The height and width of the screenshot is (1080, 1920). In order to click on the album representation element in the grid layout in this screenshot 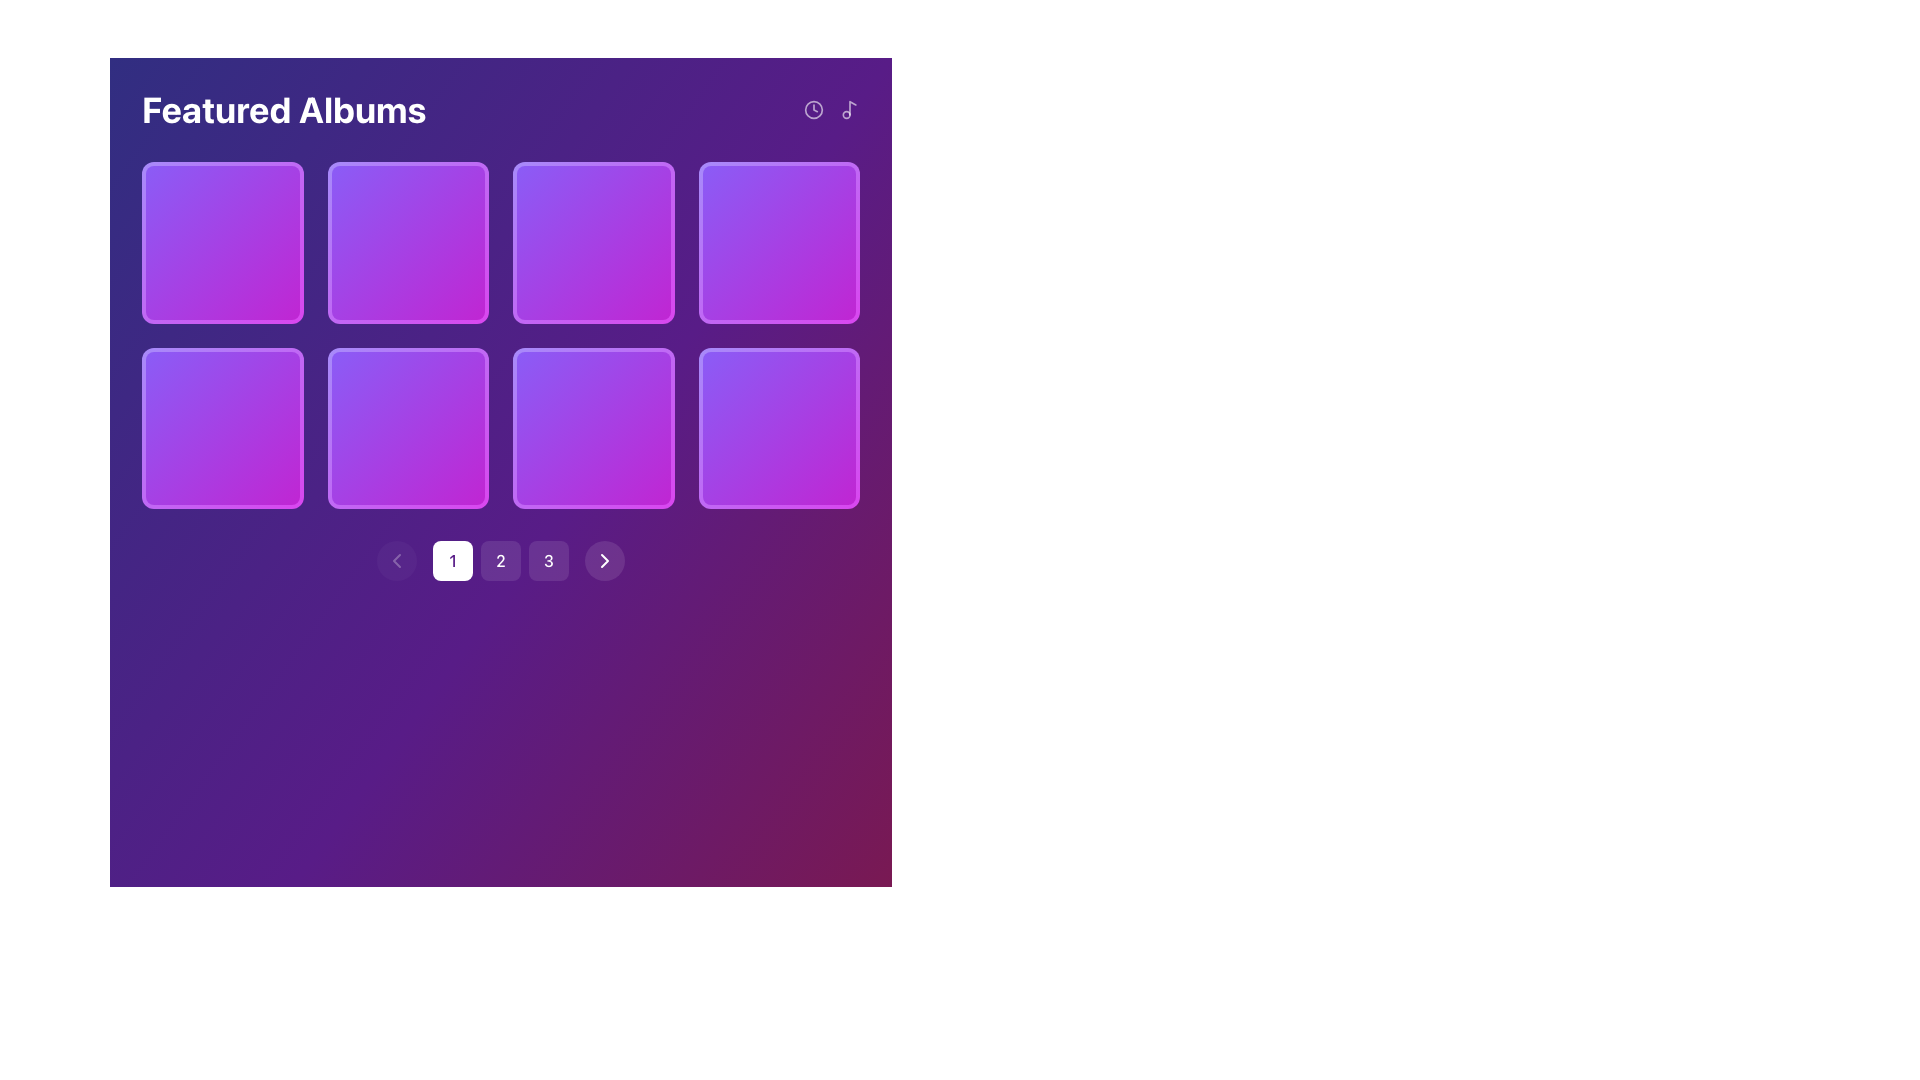, I will do `click(222, 427)`.